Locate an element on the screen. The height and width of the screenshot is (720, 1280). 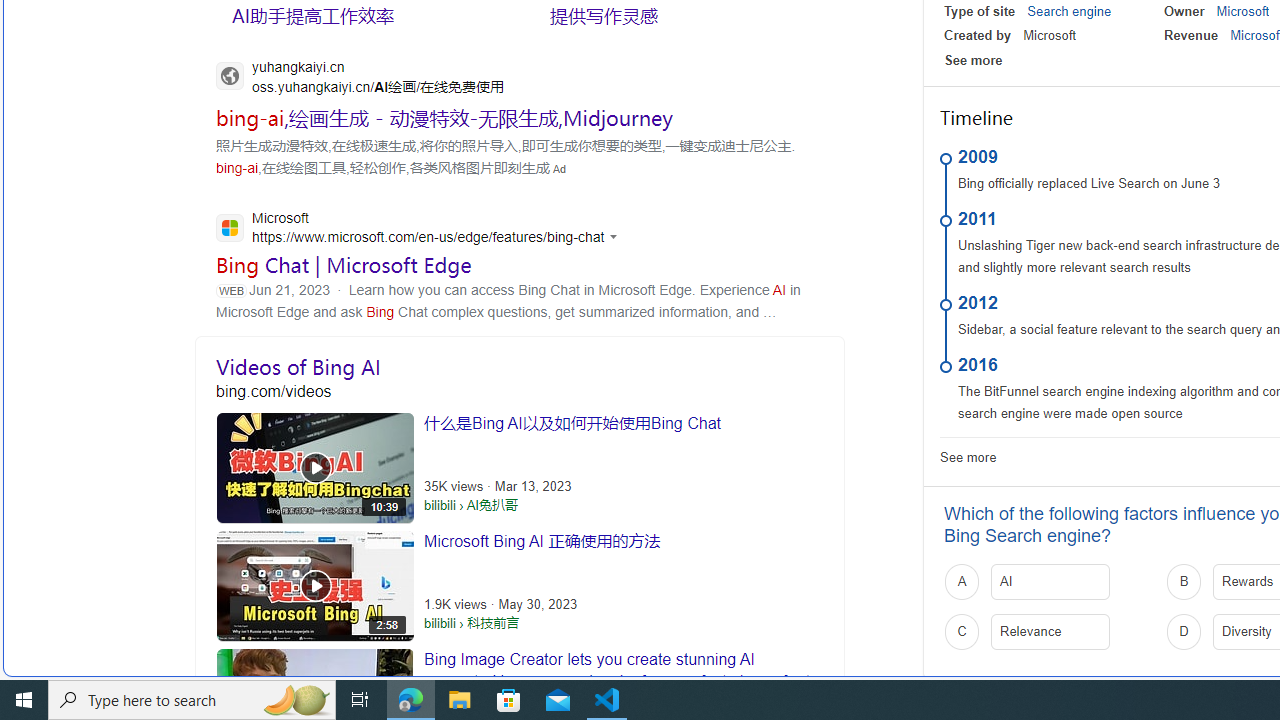
'Actions for this site' is located at coordinates (615, 235).